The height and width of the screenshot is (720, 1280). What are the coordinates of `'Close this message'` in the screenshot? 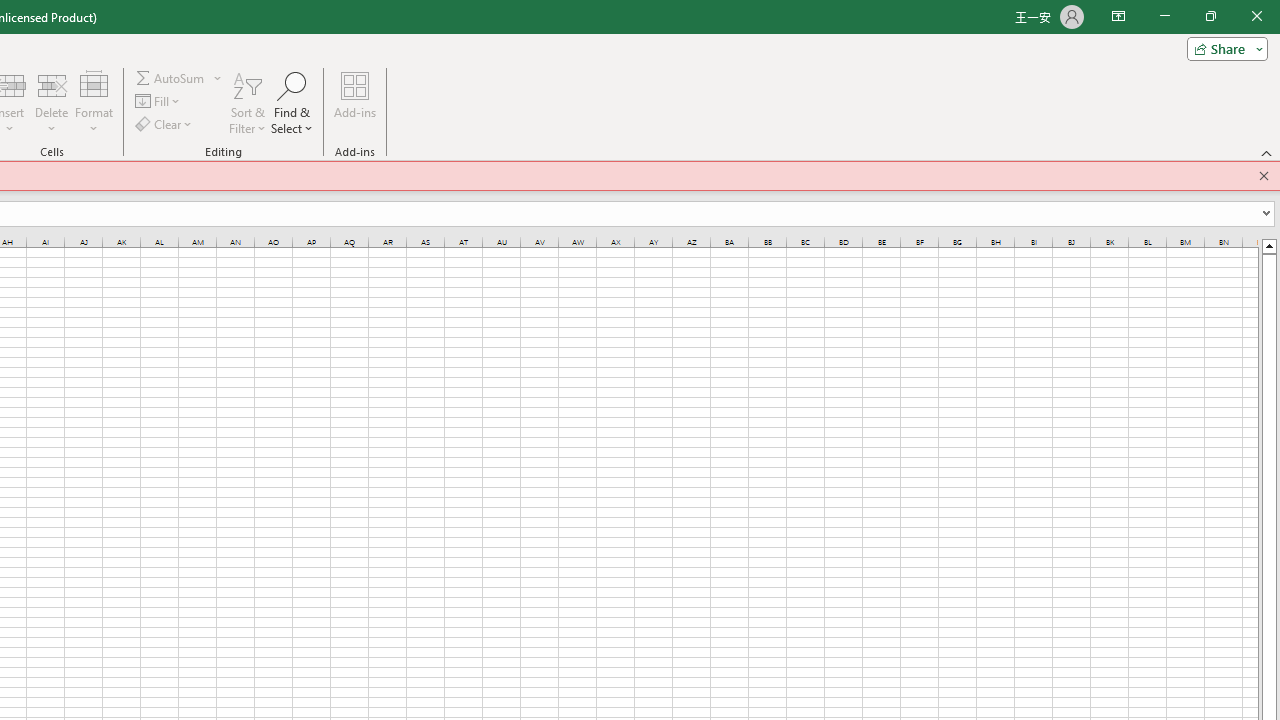 It's located at (1263, 175).